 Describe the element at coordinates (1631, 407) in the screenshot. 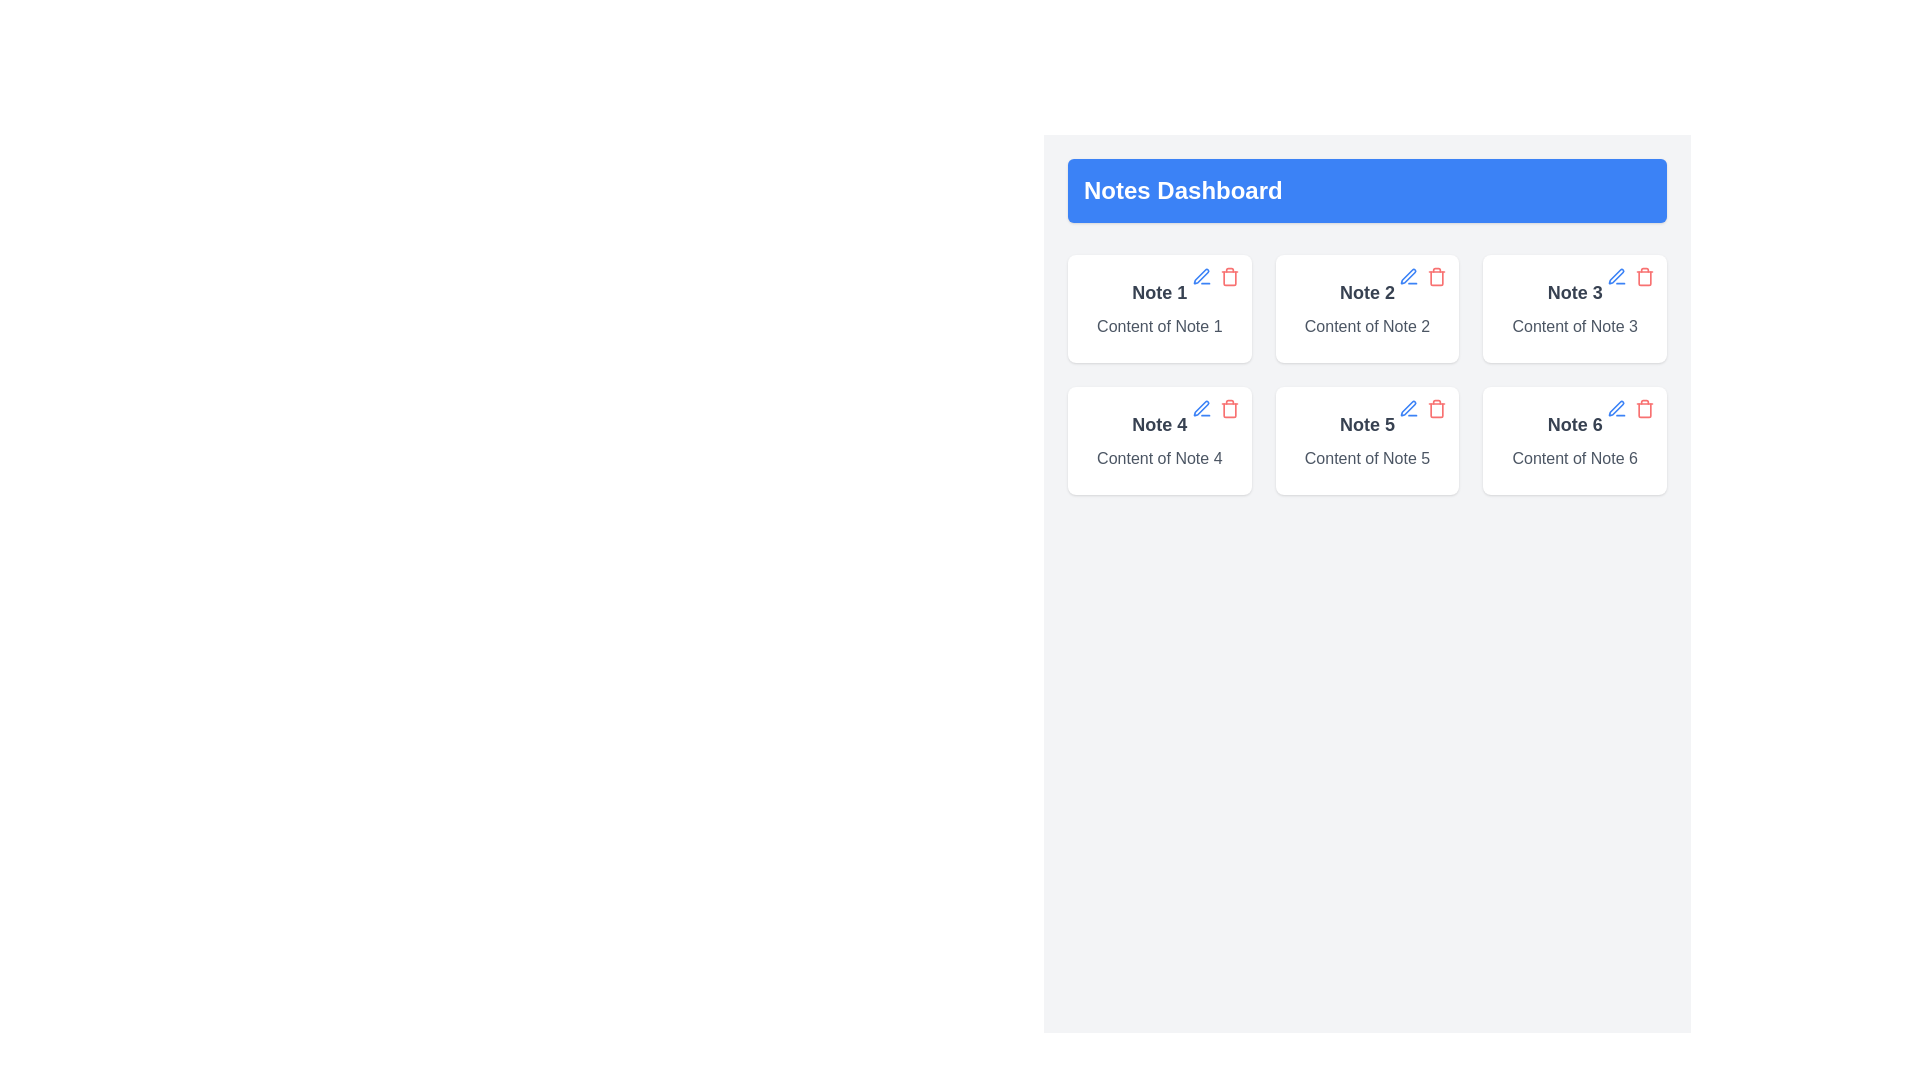

I see `the interactive icon group in the top-right corner of the 'Note 6' card, which contains a blue pen and a red trash bin` at that location.